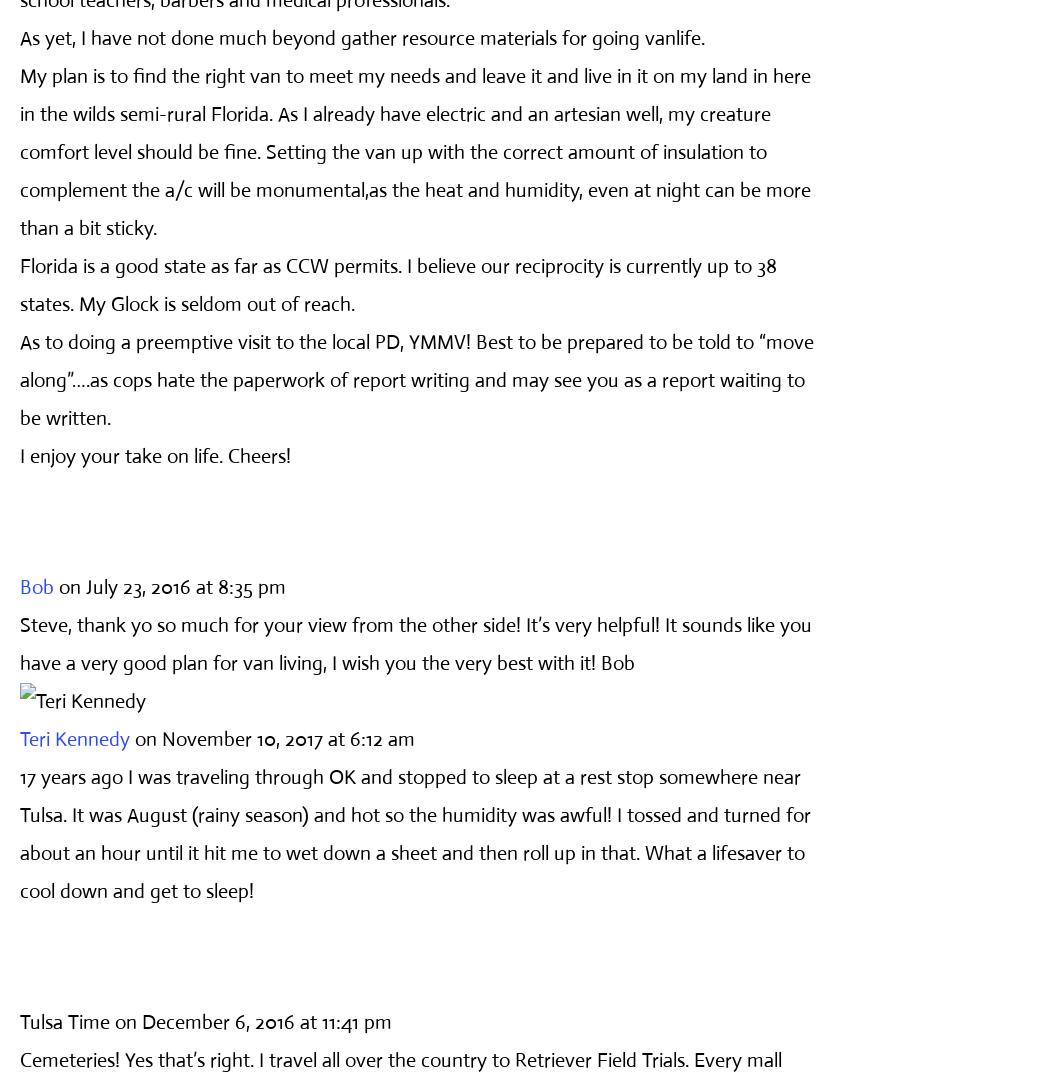  Describe the element at coordinates (155, 454) in the screenshot. I see `'I enjoy your take on life. Cheers!'` at that location.